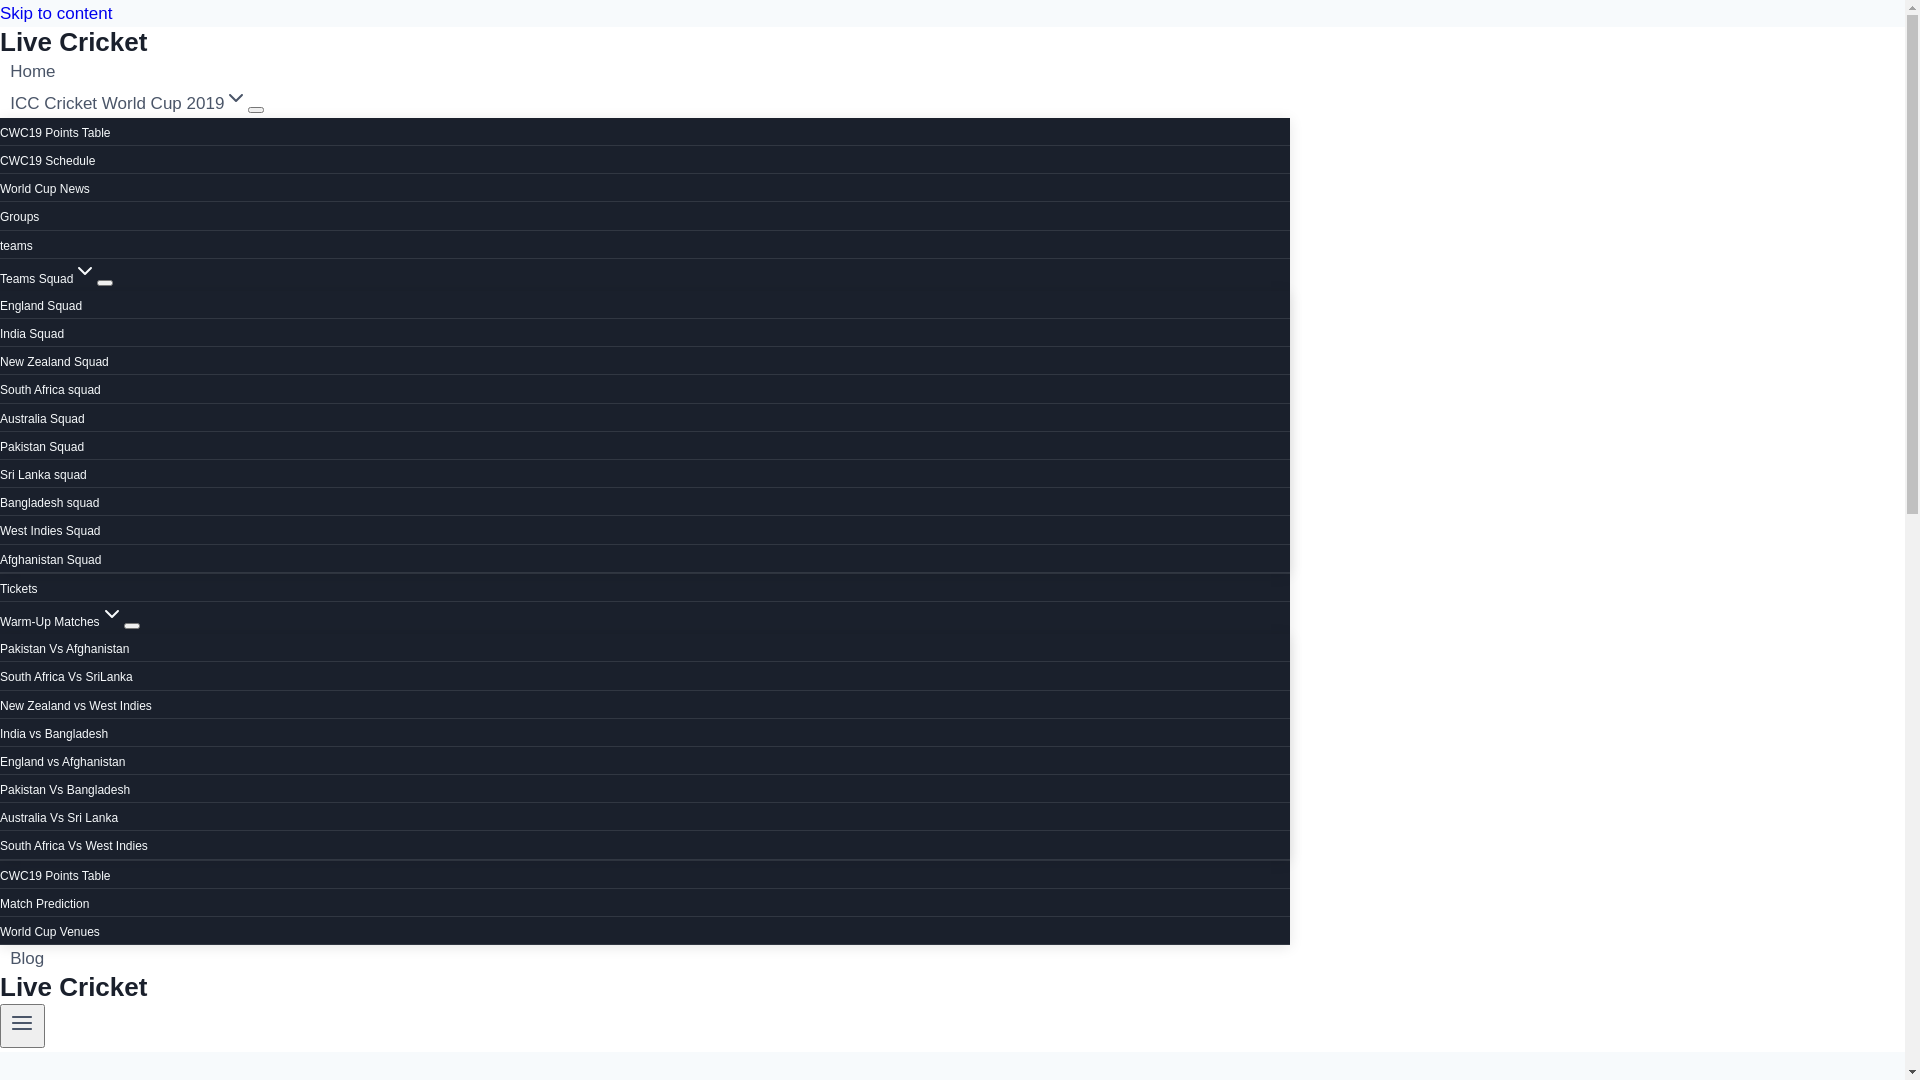 This screenshot has width=1920, height=1080. Describe the element at coordinates (0, 446) in the screenshot. I see `'Pakistan Squad'` at that location.